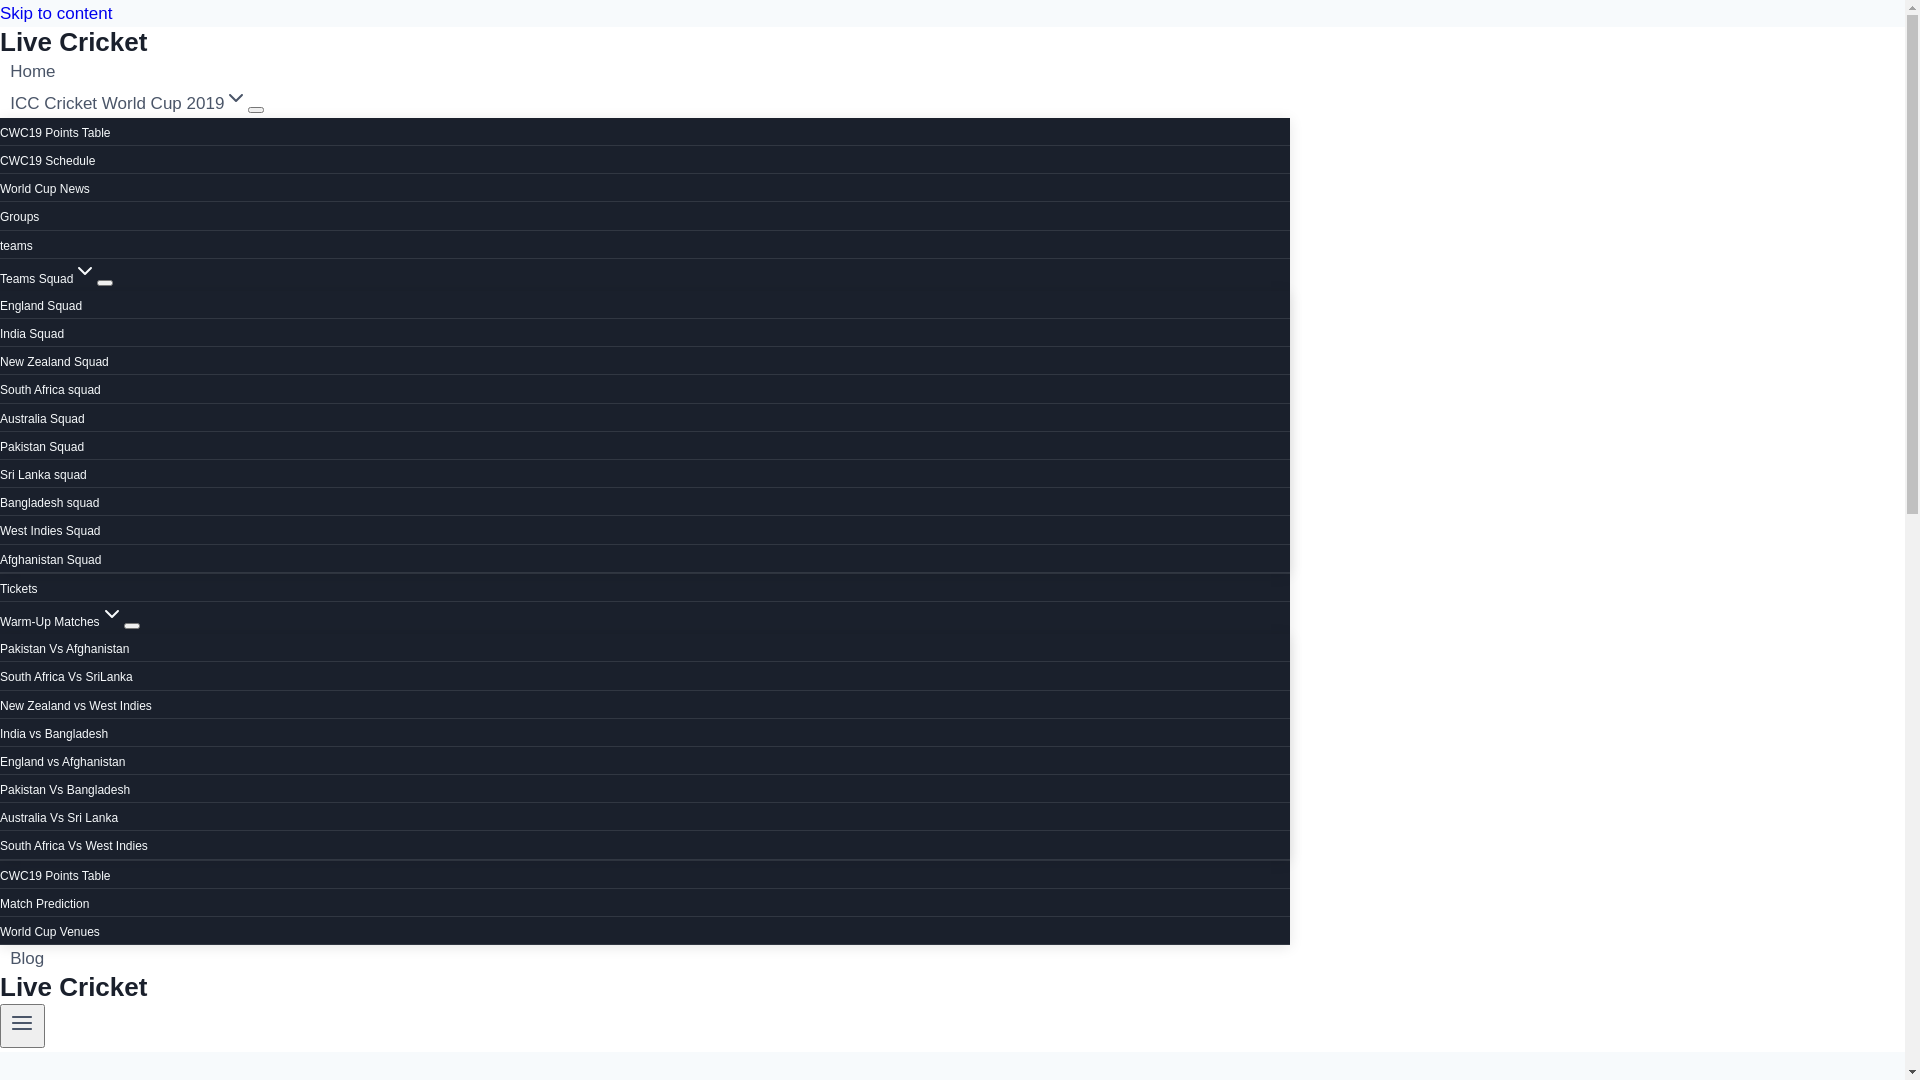 This screenshot has width=1920, height=1080. Describe the element at coordinates (0, 446) in the screenshot. I see `'Pakistan Squad'` at that location.